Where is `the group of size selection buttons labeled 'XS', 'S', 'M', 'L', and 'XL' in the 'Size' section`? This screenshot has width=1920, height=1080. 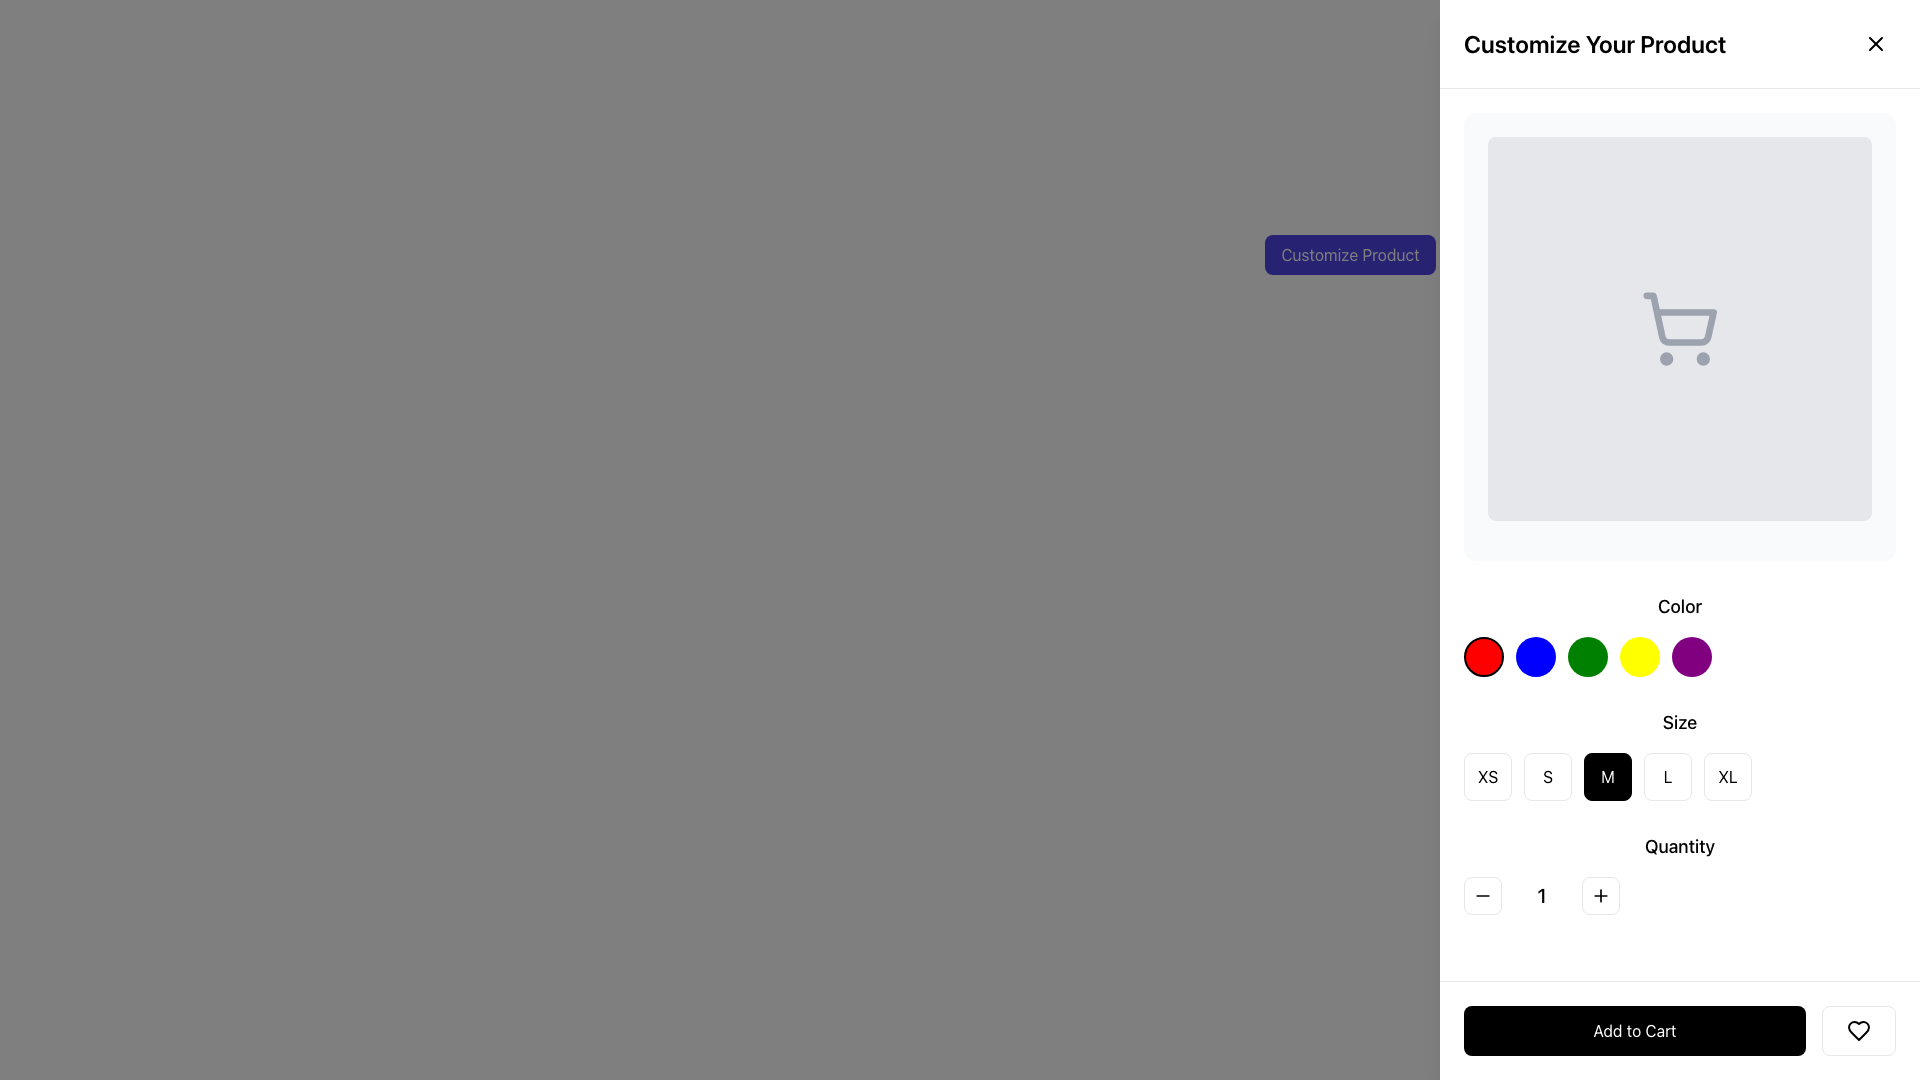
the group of size selection buttons labeled 'XS', 'S', 'M', 'L', and 'XL' in the 'Size' section is located at coordinates (1680, 755).